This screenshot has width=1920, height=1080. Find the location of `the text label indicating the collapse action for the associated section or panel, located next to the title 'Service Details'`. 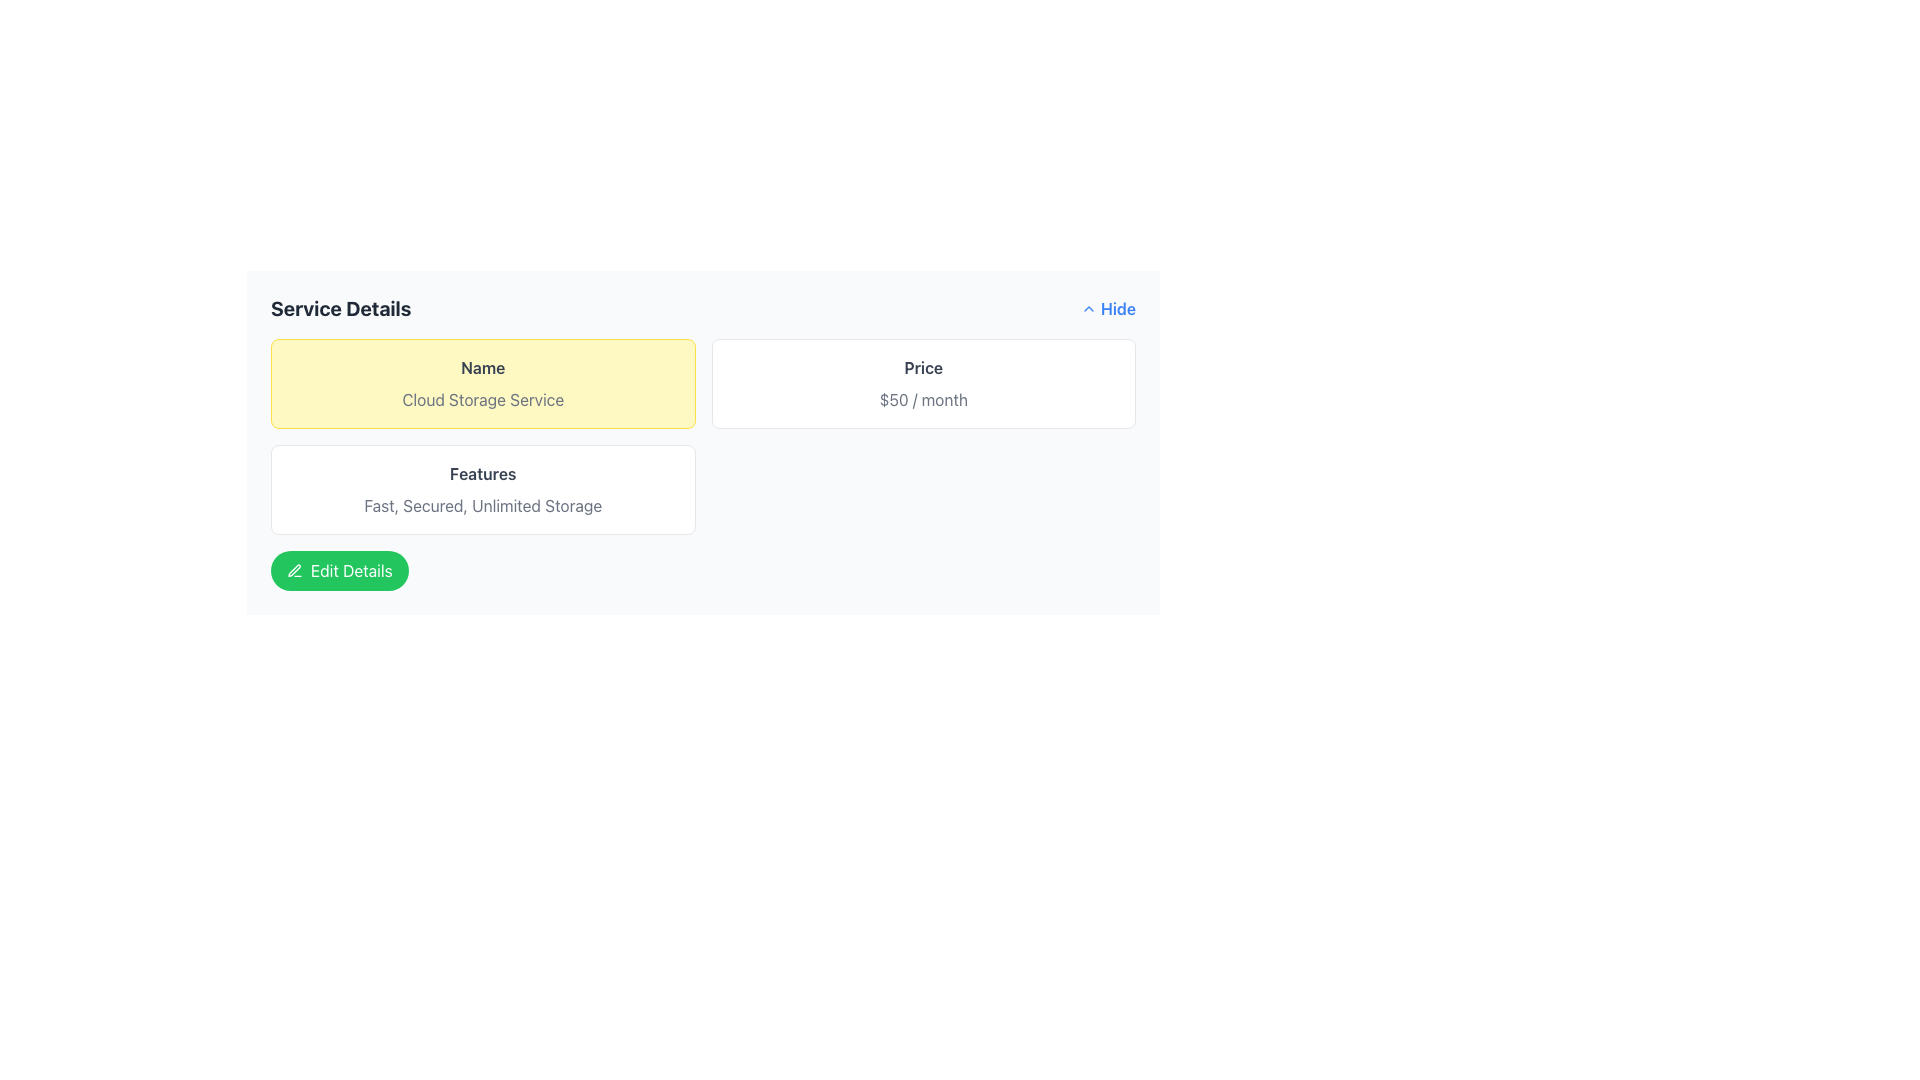

the text label indicating the collapse action for the associated section or panel, located next to the title 'Service Details' is located at coordinates (1117, 308).